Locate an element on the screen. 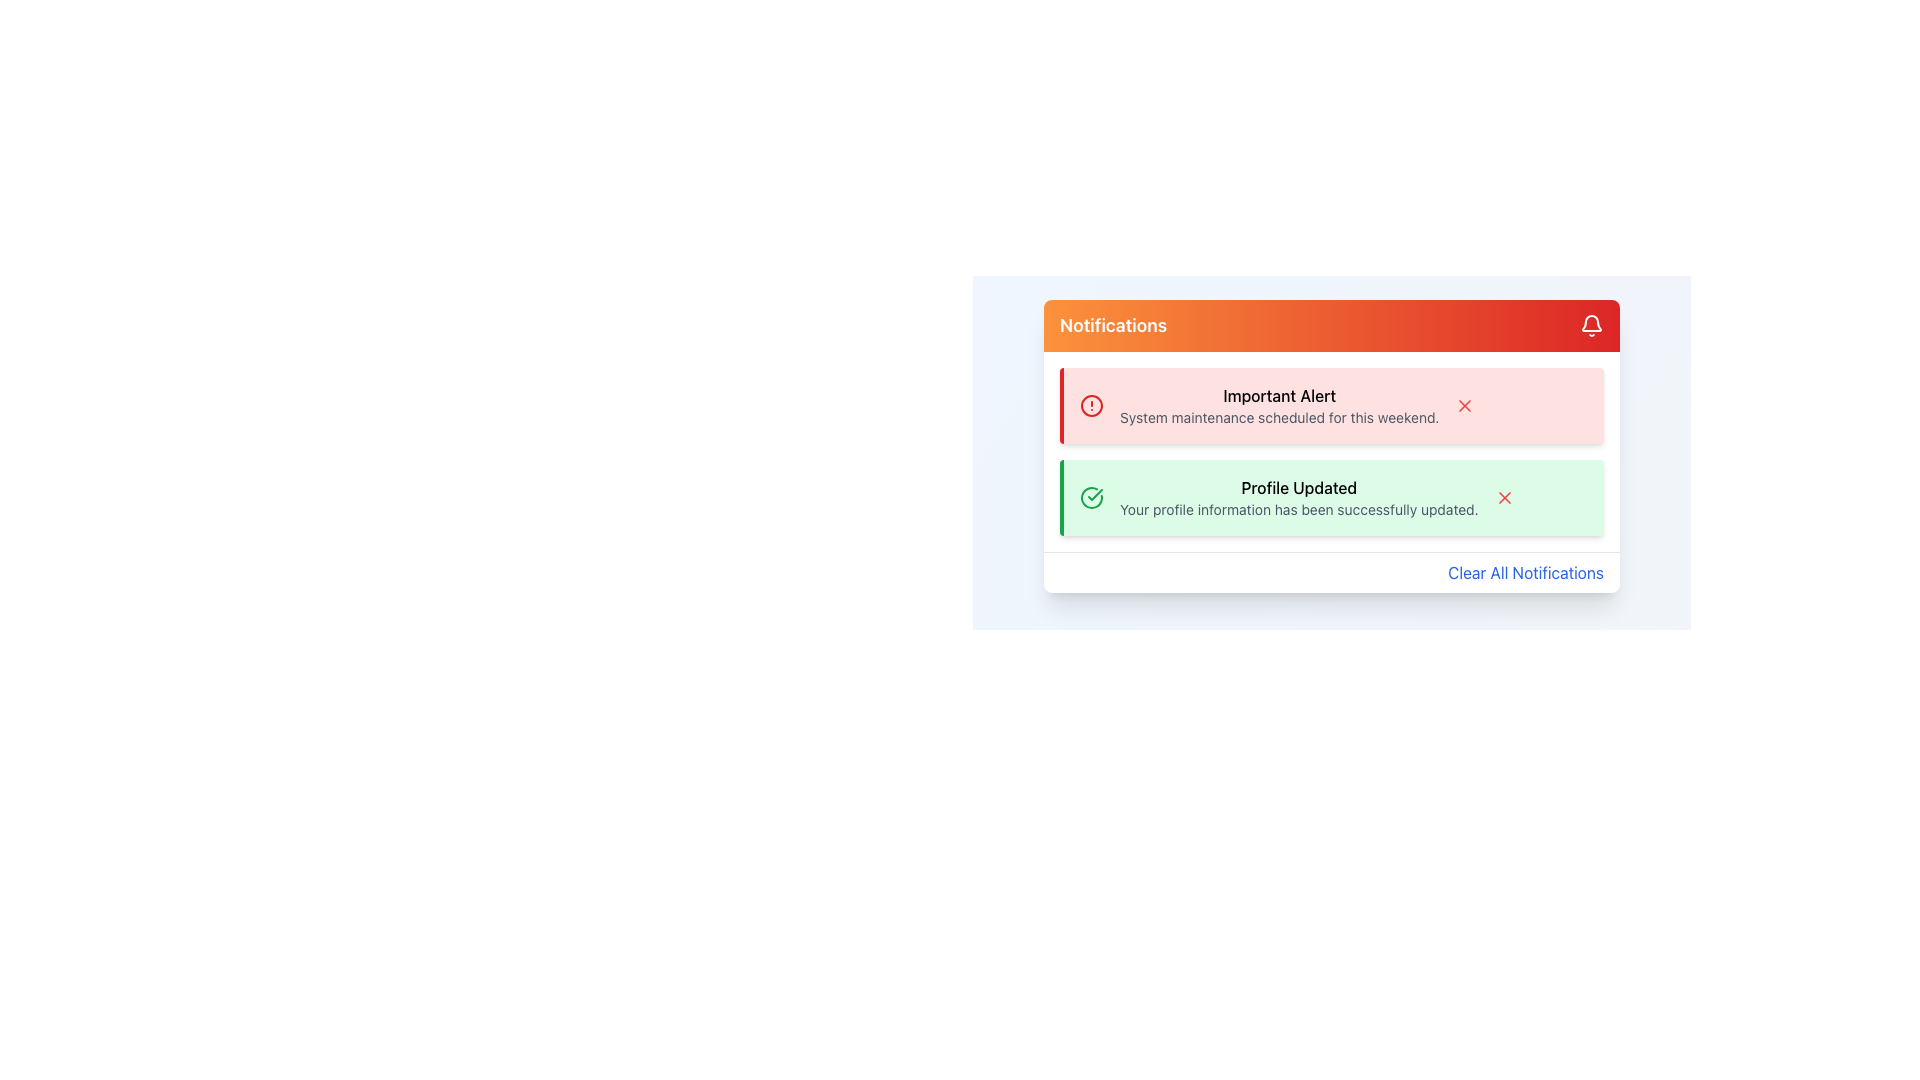 This screenshot has width=1920, height=1080. important message displayed on the first Notification Card in the notification panel under 'Notifications' is located at coordinates (1331, 405).